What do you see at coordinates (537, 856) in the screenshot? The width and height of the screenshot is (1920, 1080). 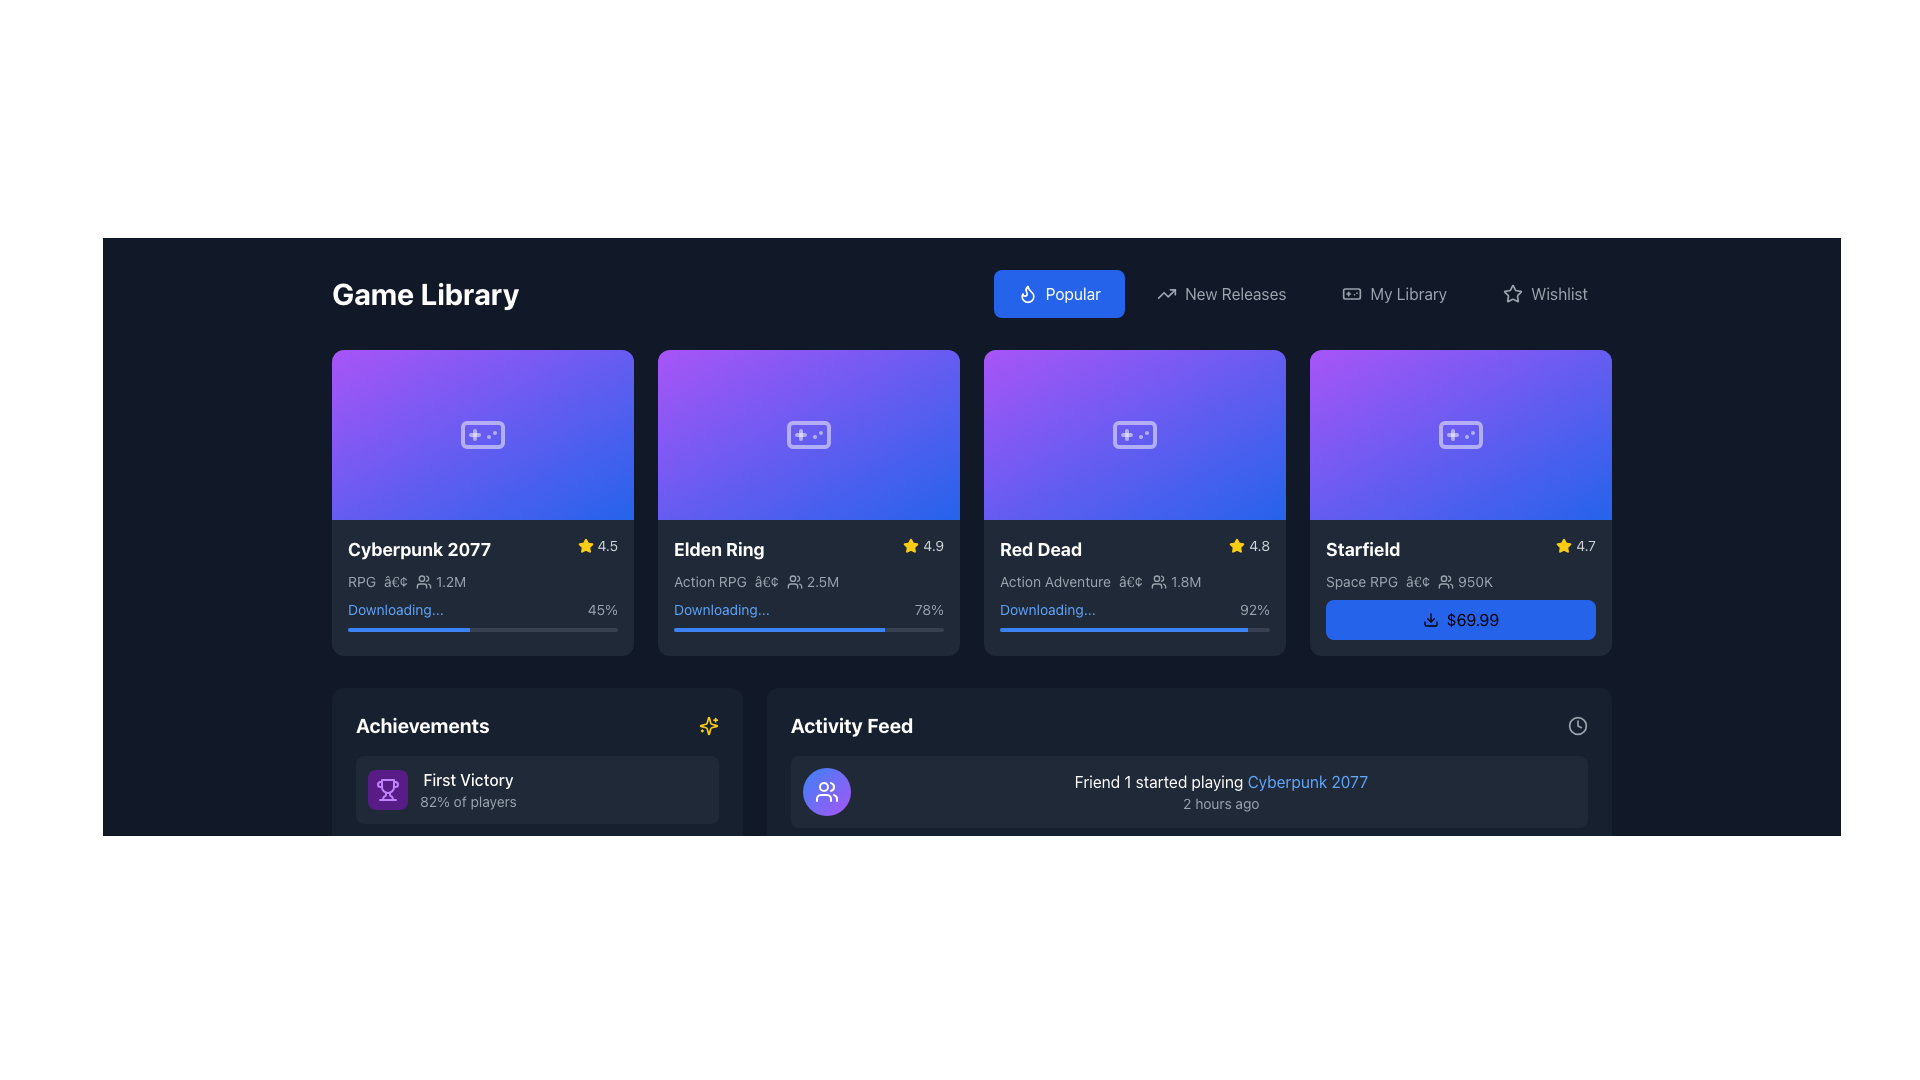 I see `the Information panel, which displays user achievements in a game, located in the bottom left section of the layout adjacent to the Activity Feed` at bounding box center [537, 856].